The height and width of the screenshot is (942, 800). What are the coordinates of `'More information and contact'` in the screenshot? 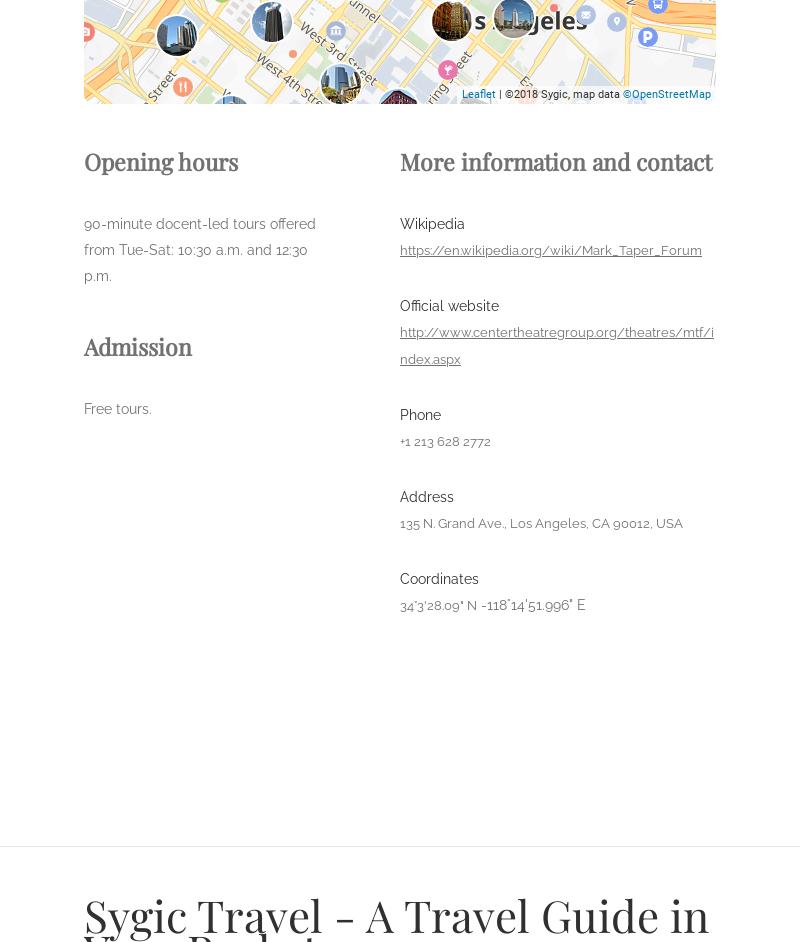 It's located at (556, 160).